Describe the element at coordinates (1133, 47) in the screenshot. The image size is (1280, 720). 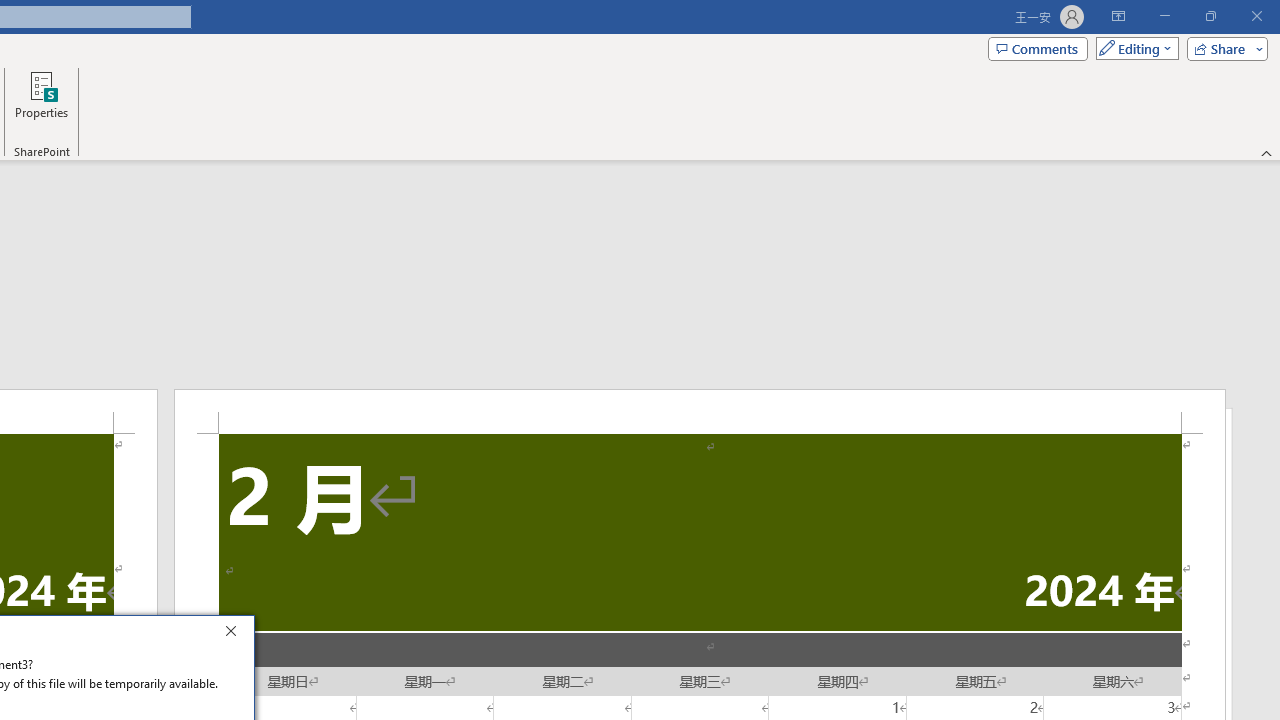
I see `'Mode'` at that location.